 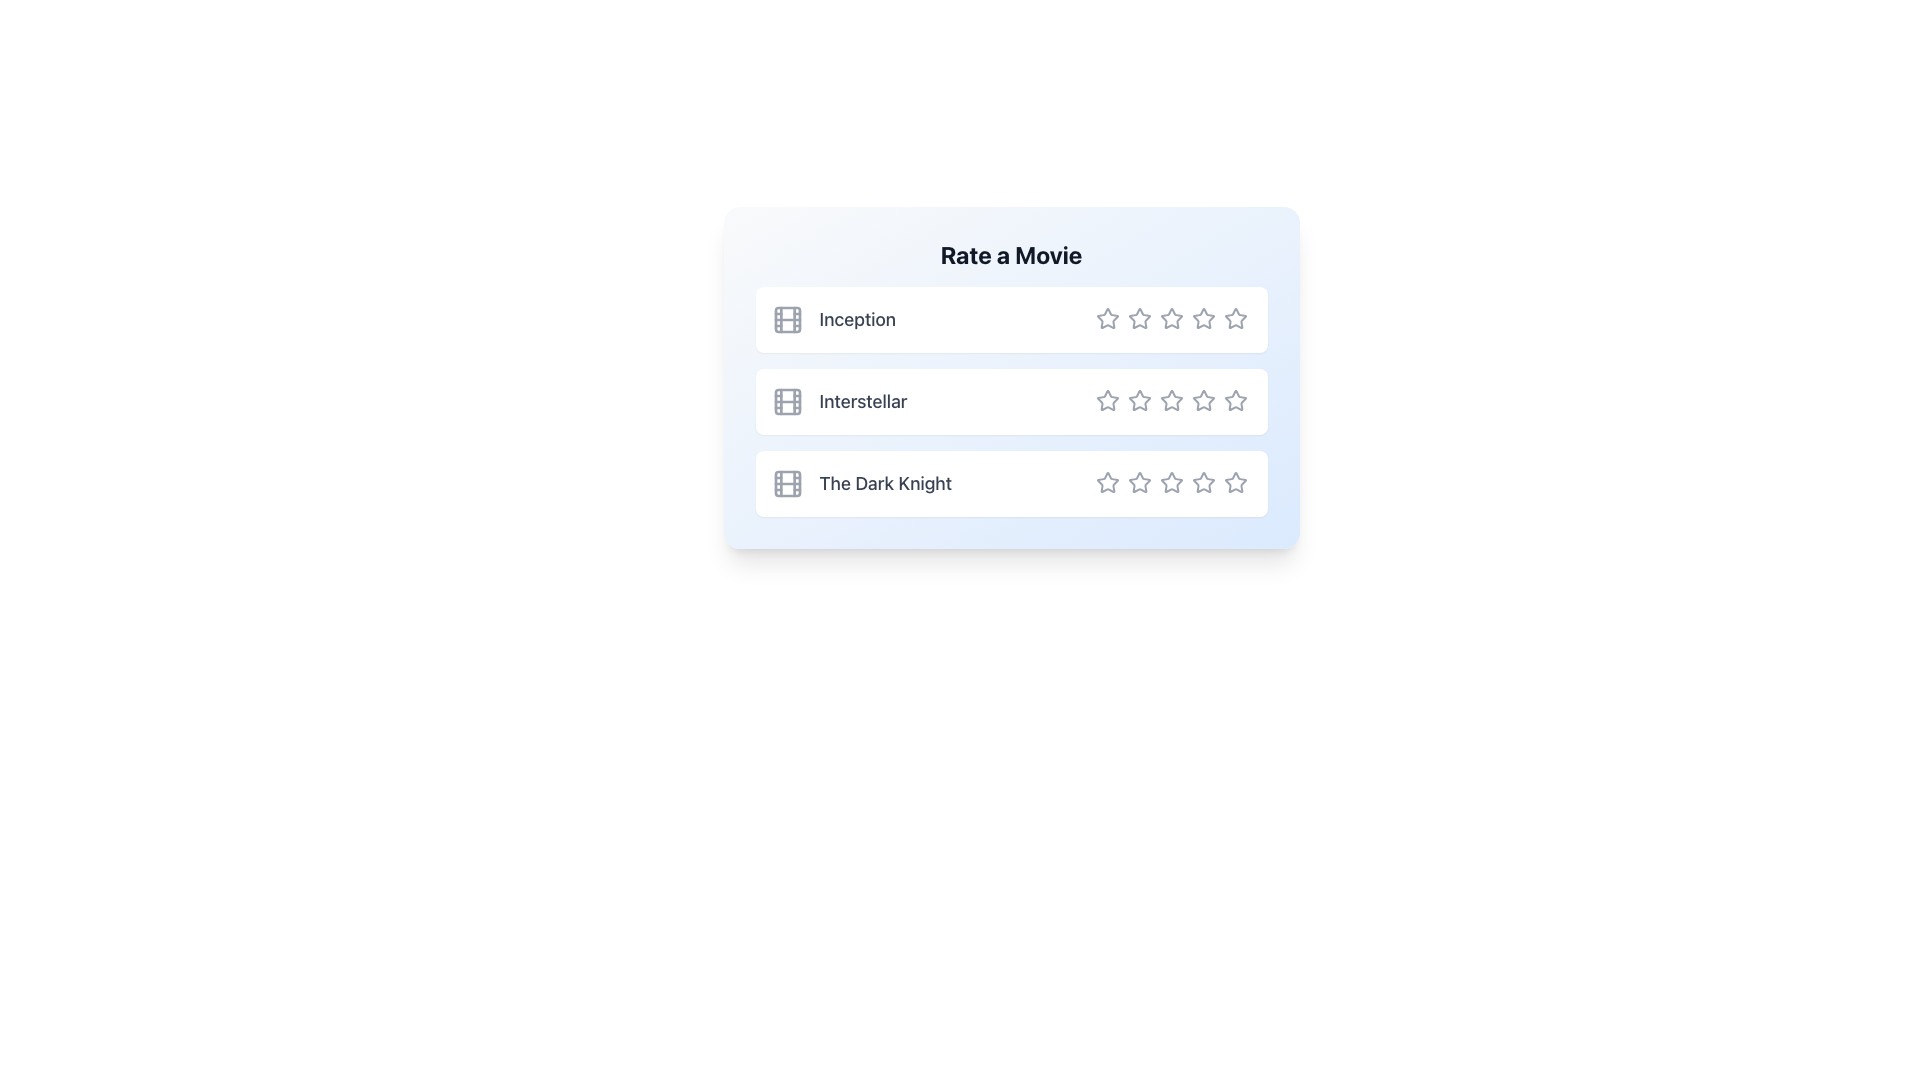 I want to click on the fifth star in the rating sequence for the movie 'Interstellar', so click(x=1234, y=401).